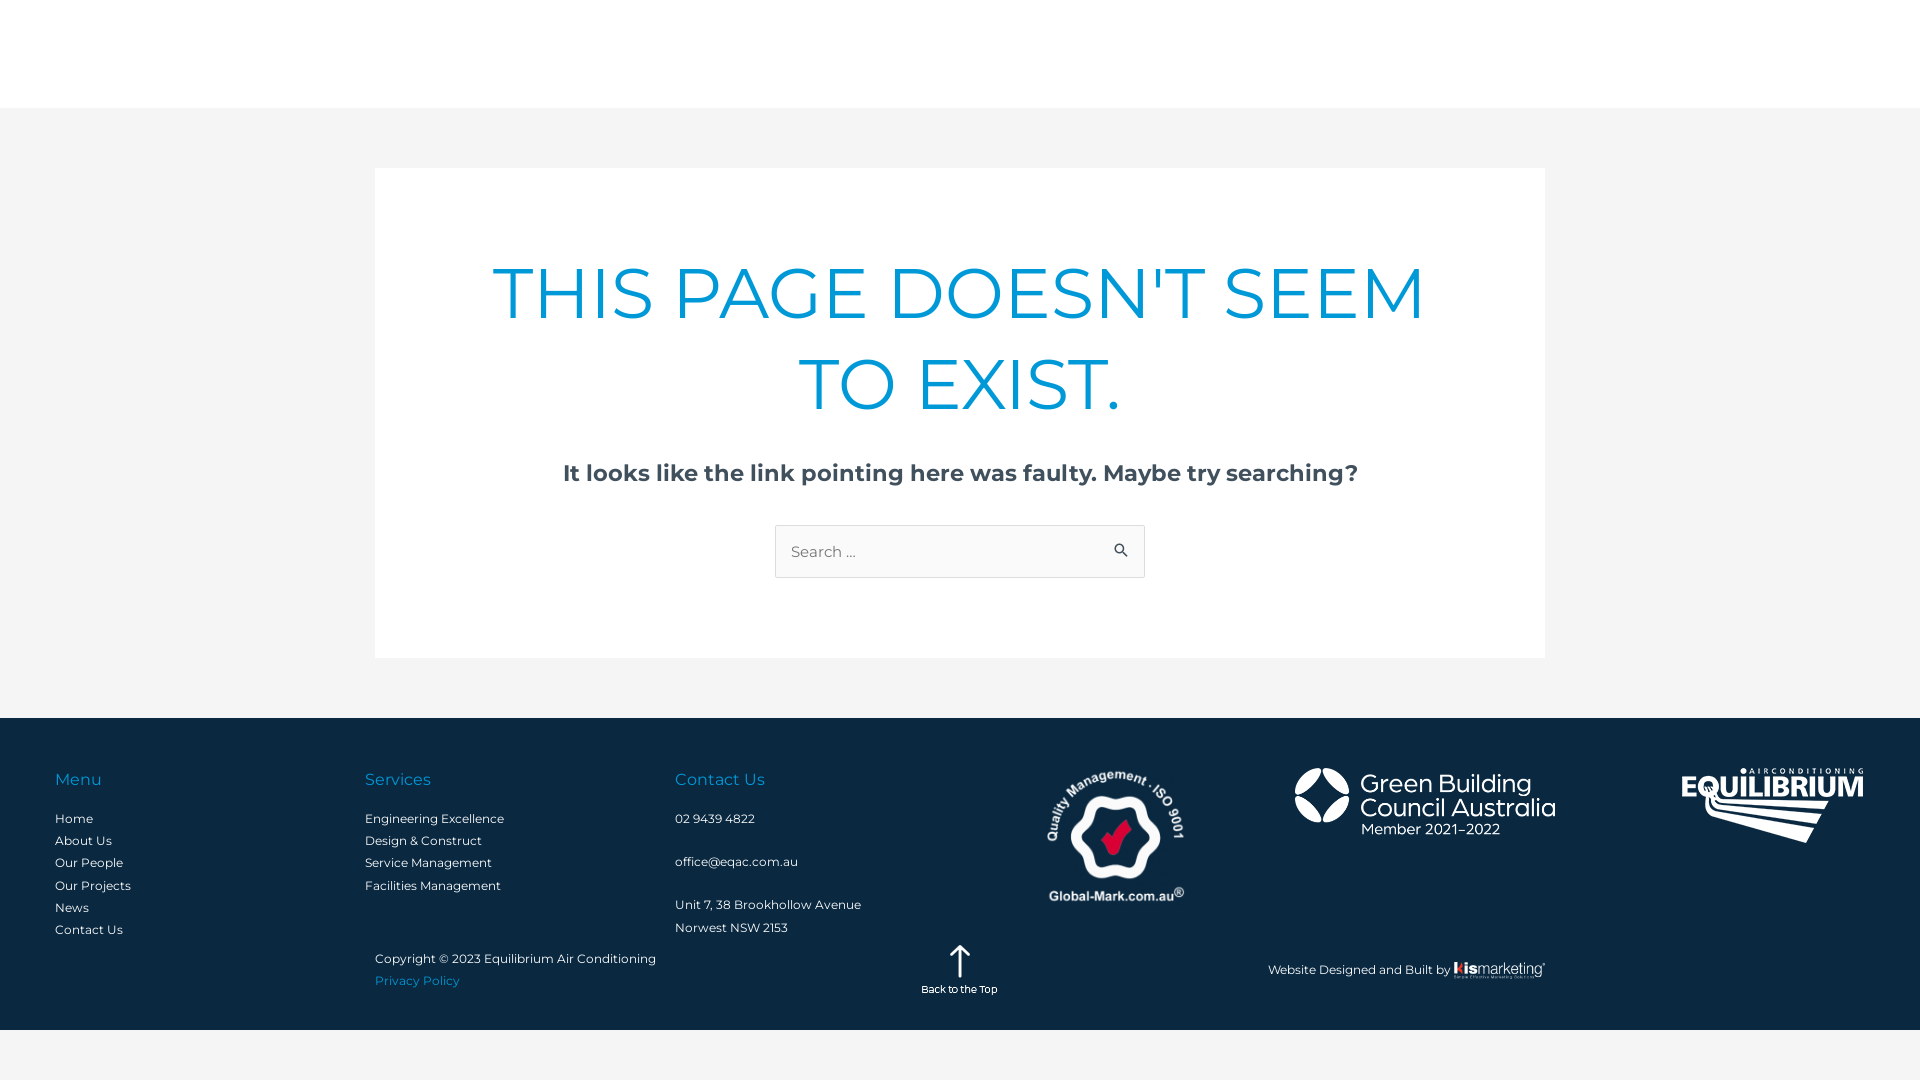  I want to click on 'Home', so click(73, 818).